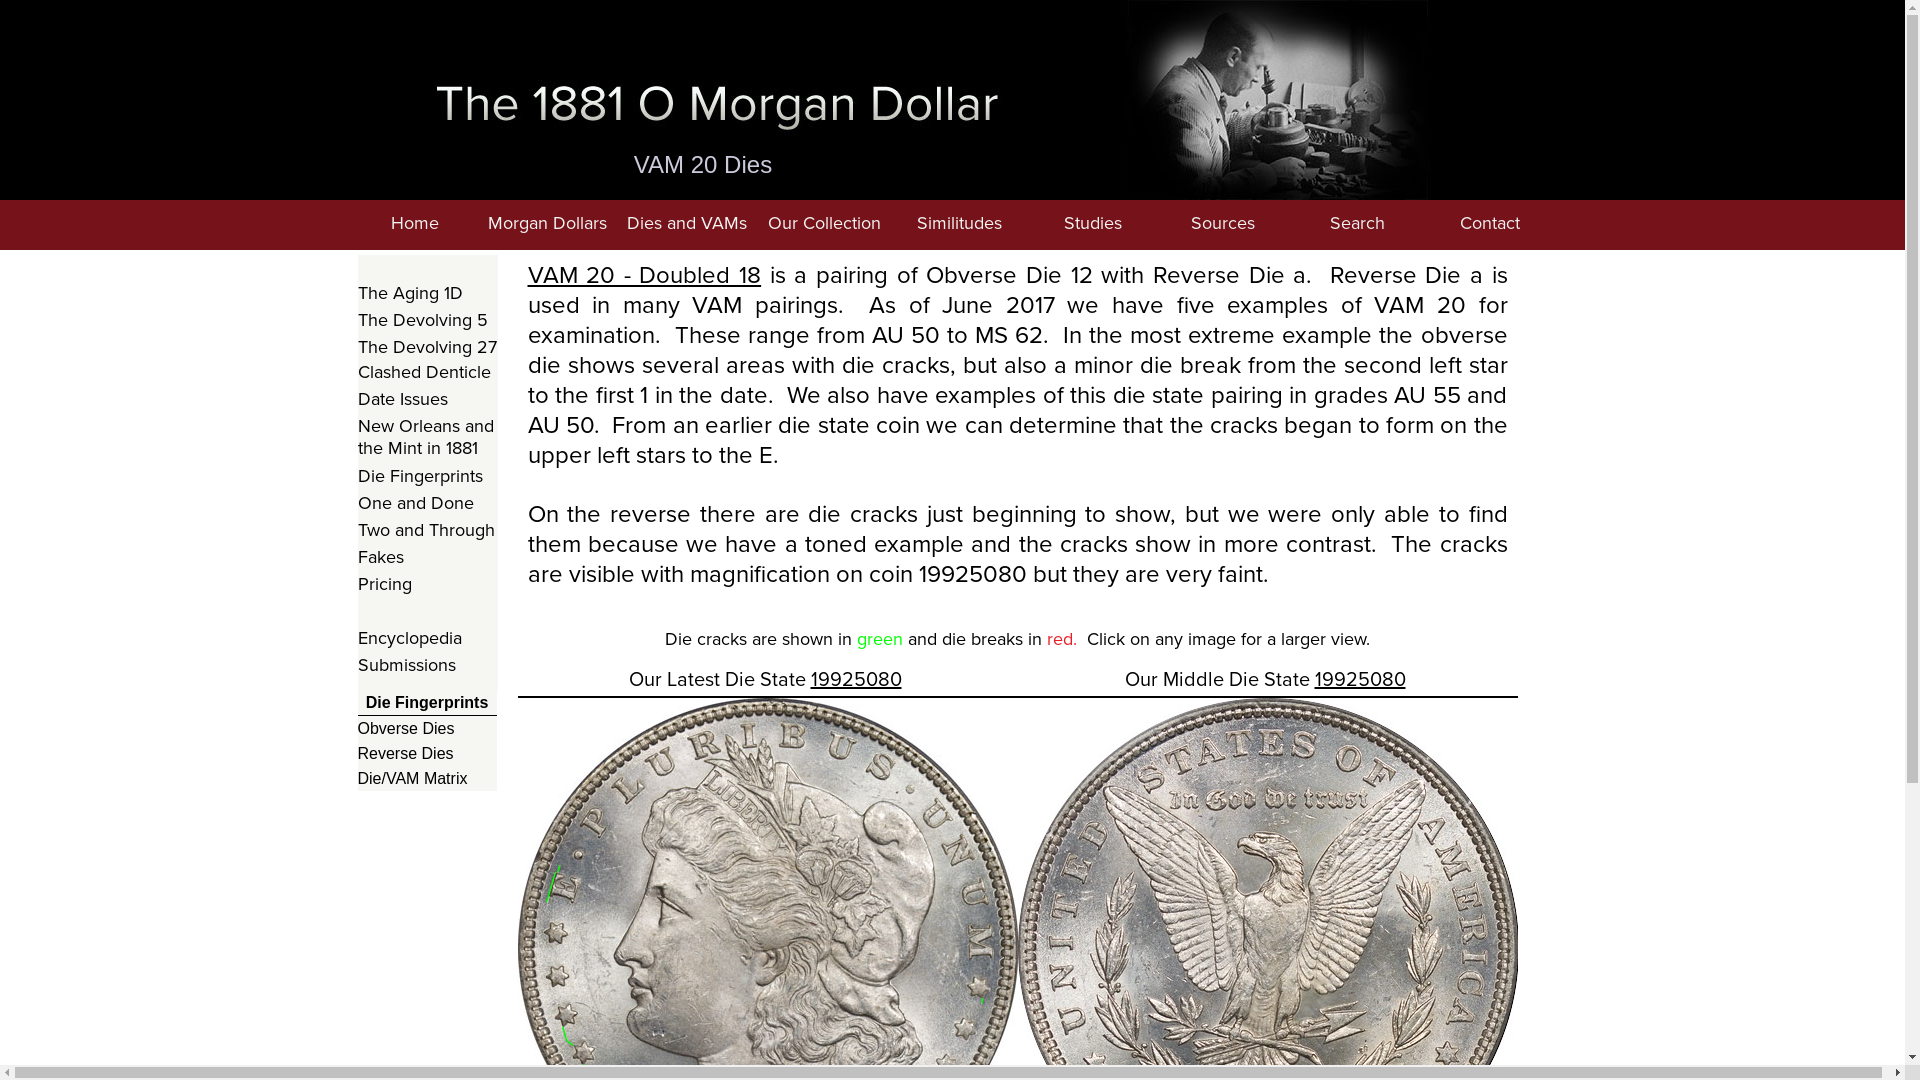  What do you see at coordinates (547, 224) in the screenshot?
I see `'Morgan Dollars'` at bounding box center [547, 224].